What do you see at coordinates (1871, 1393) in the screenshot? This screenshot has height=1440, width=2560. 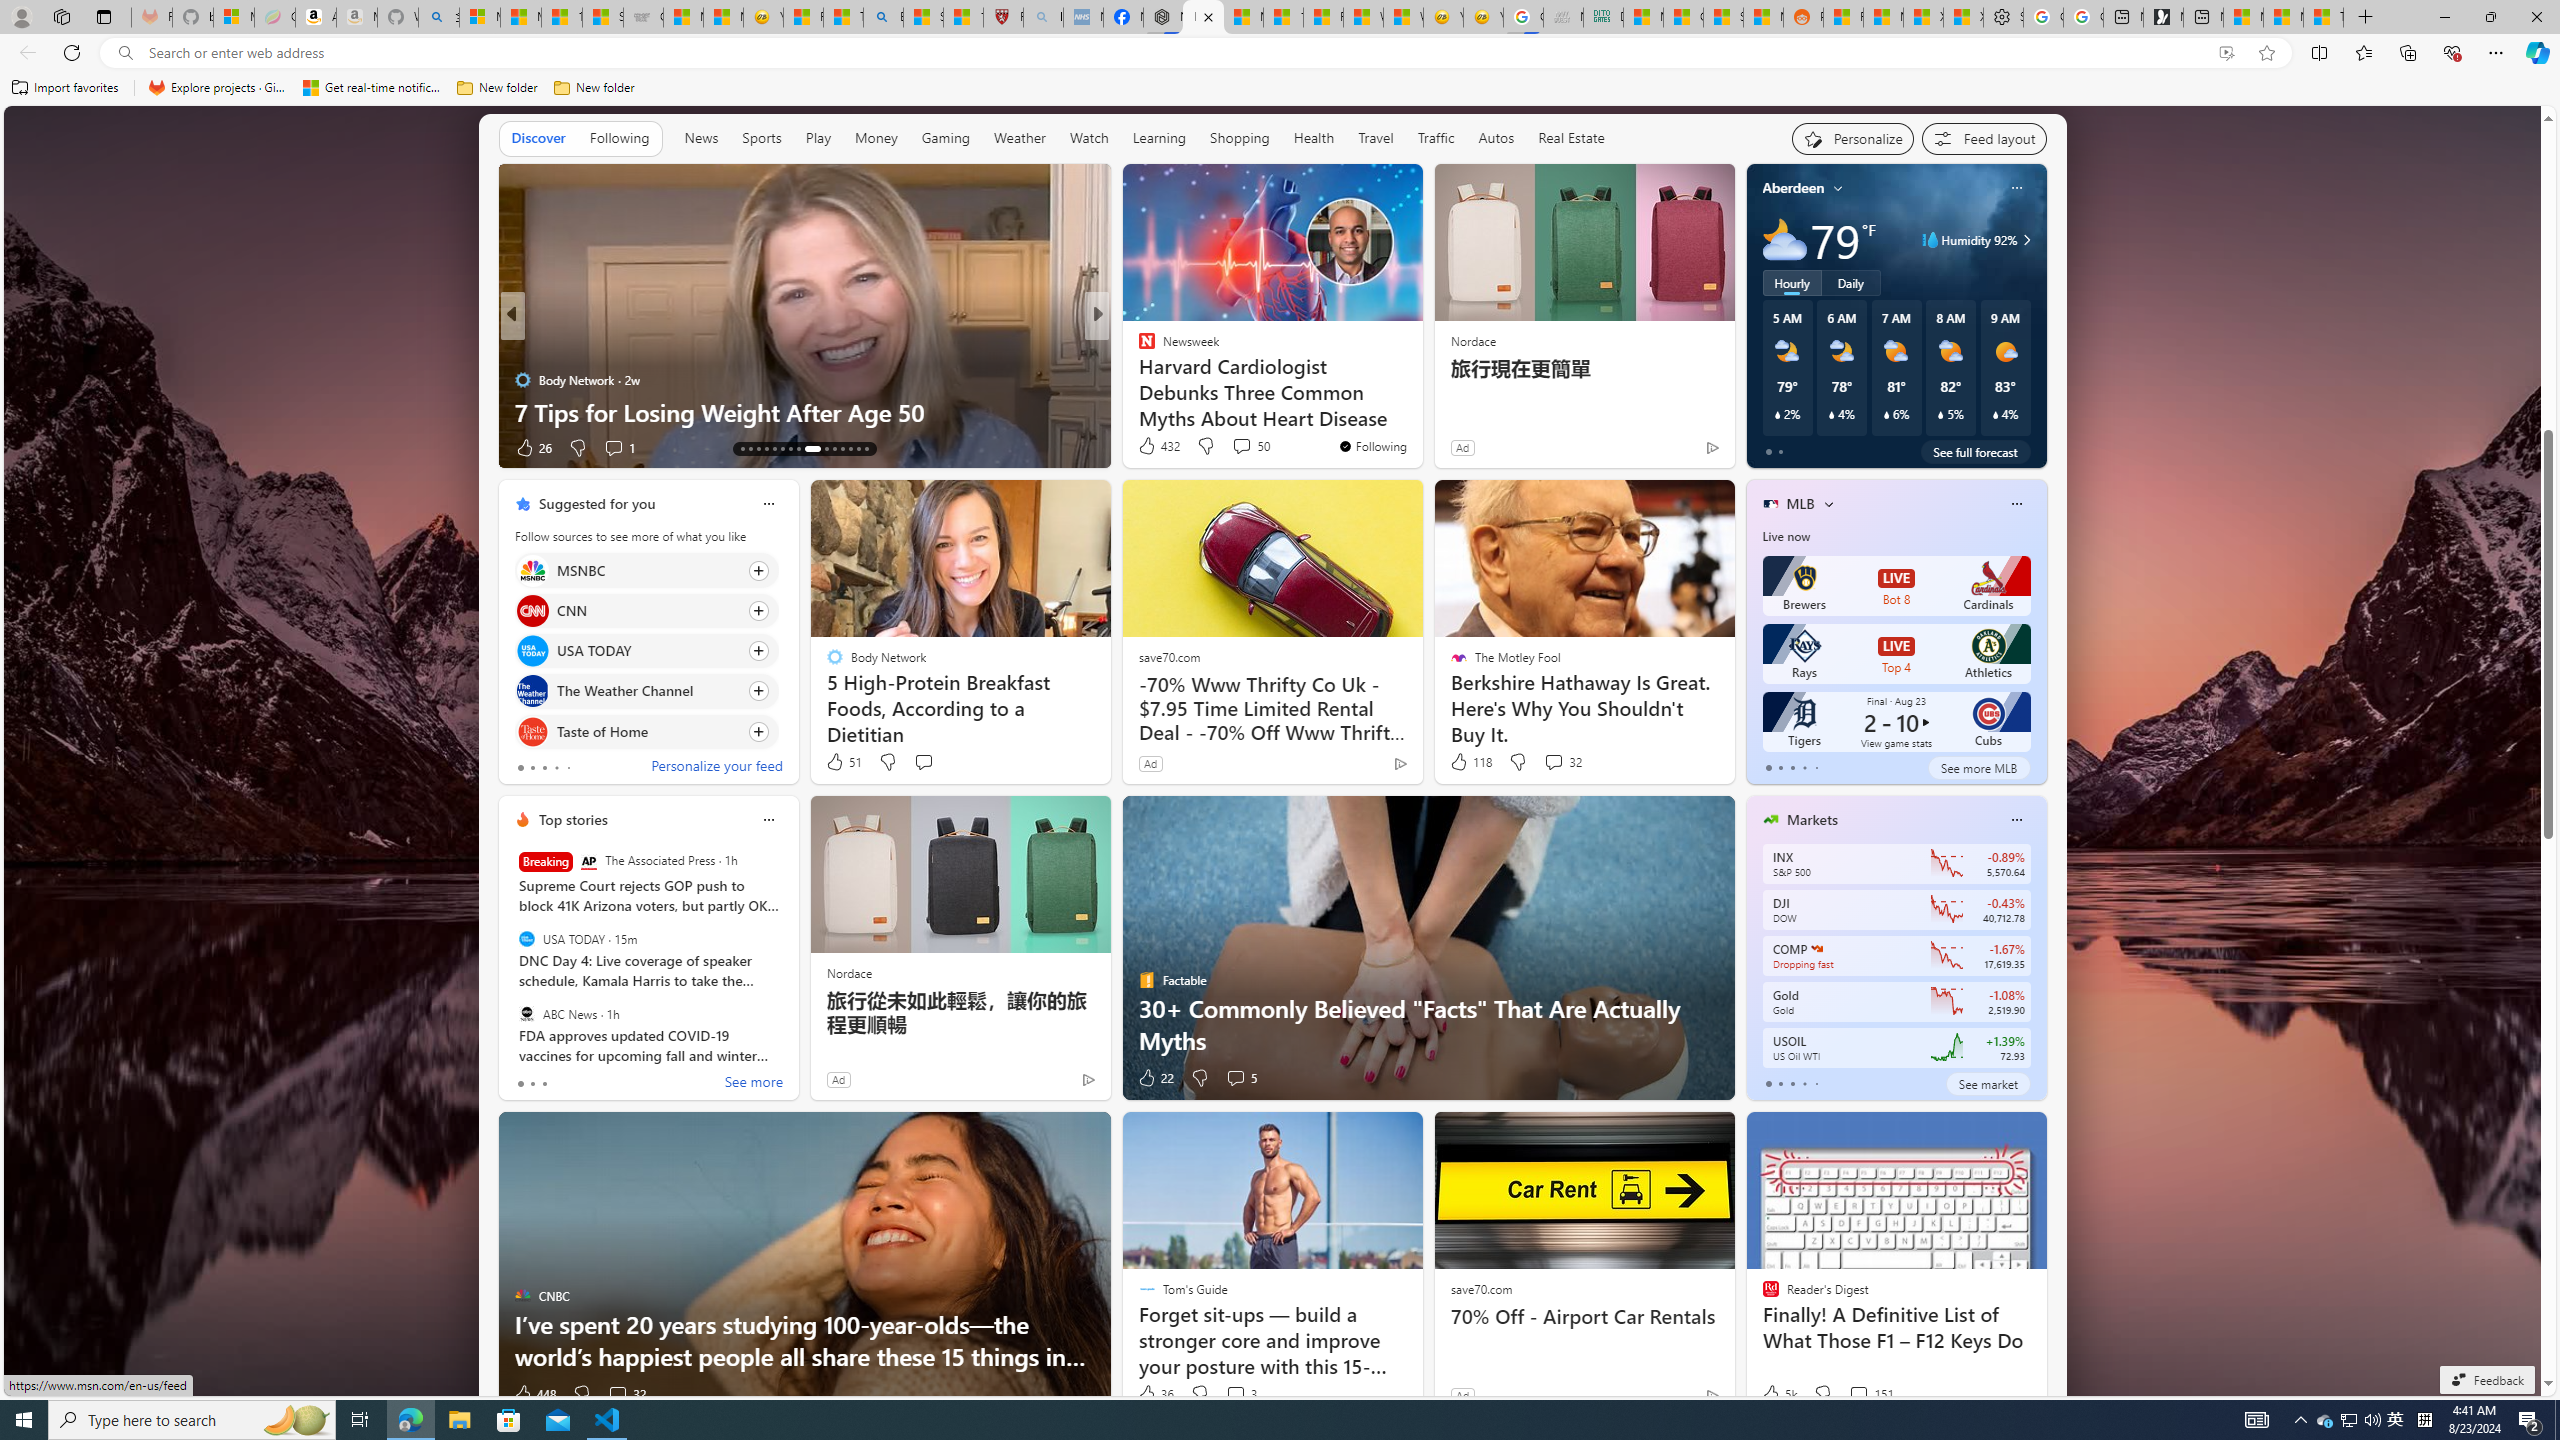 I see `'View comments 151 Comment'` at bounding box center [1871, 1393].